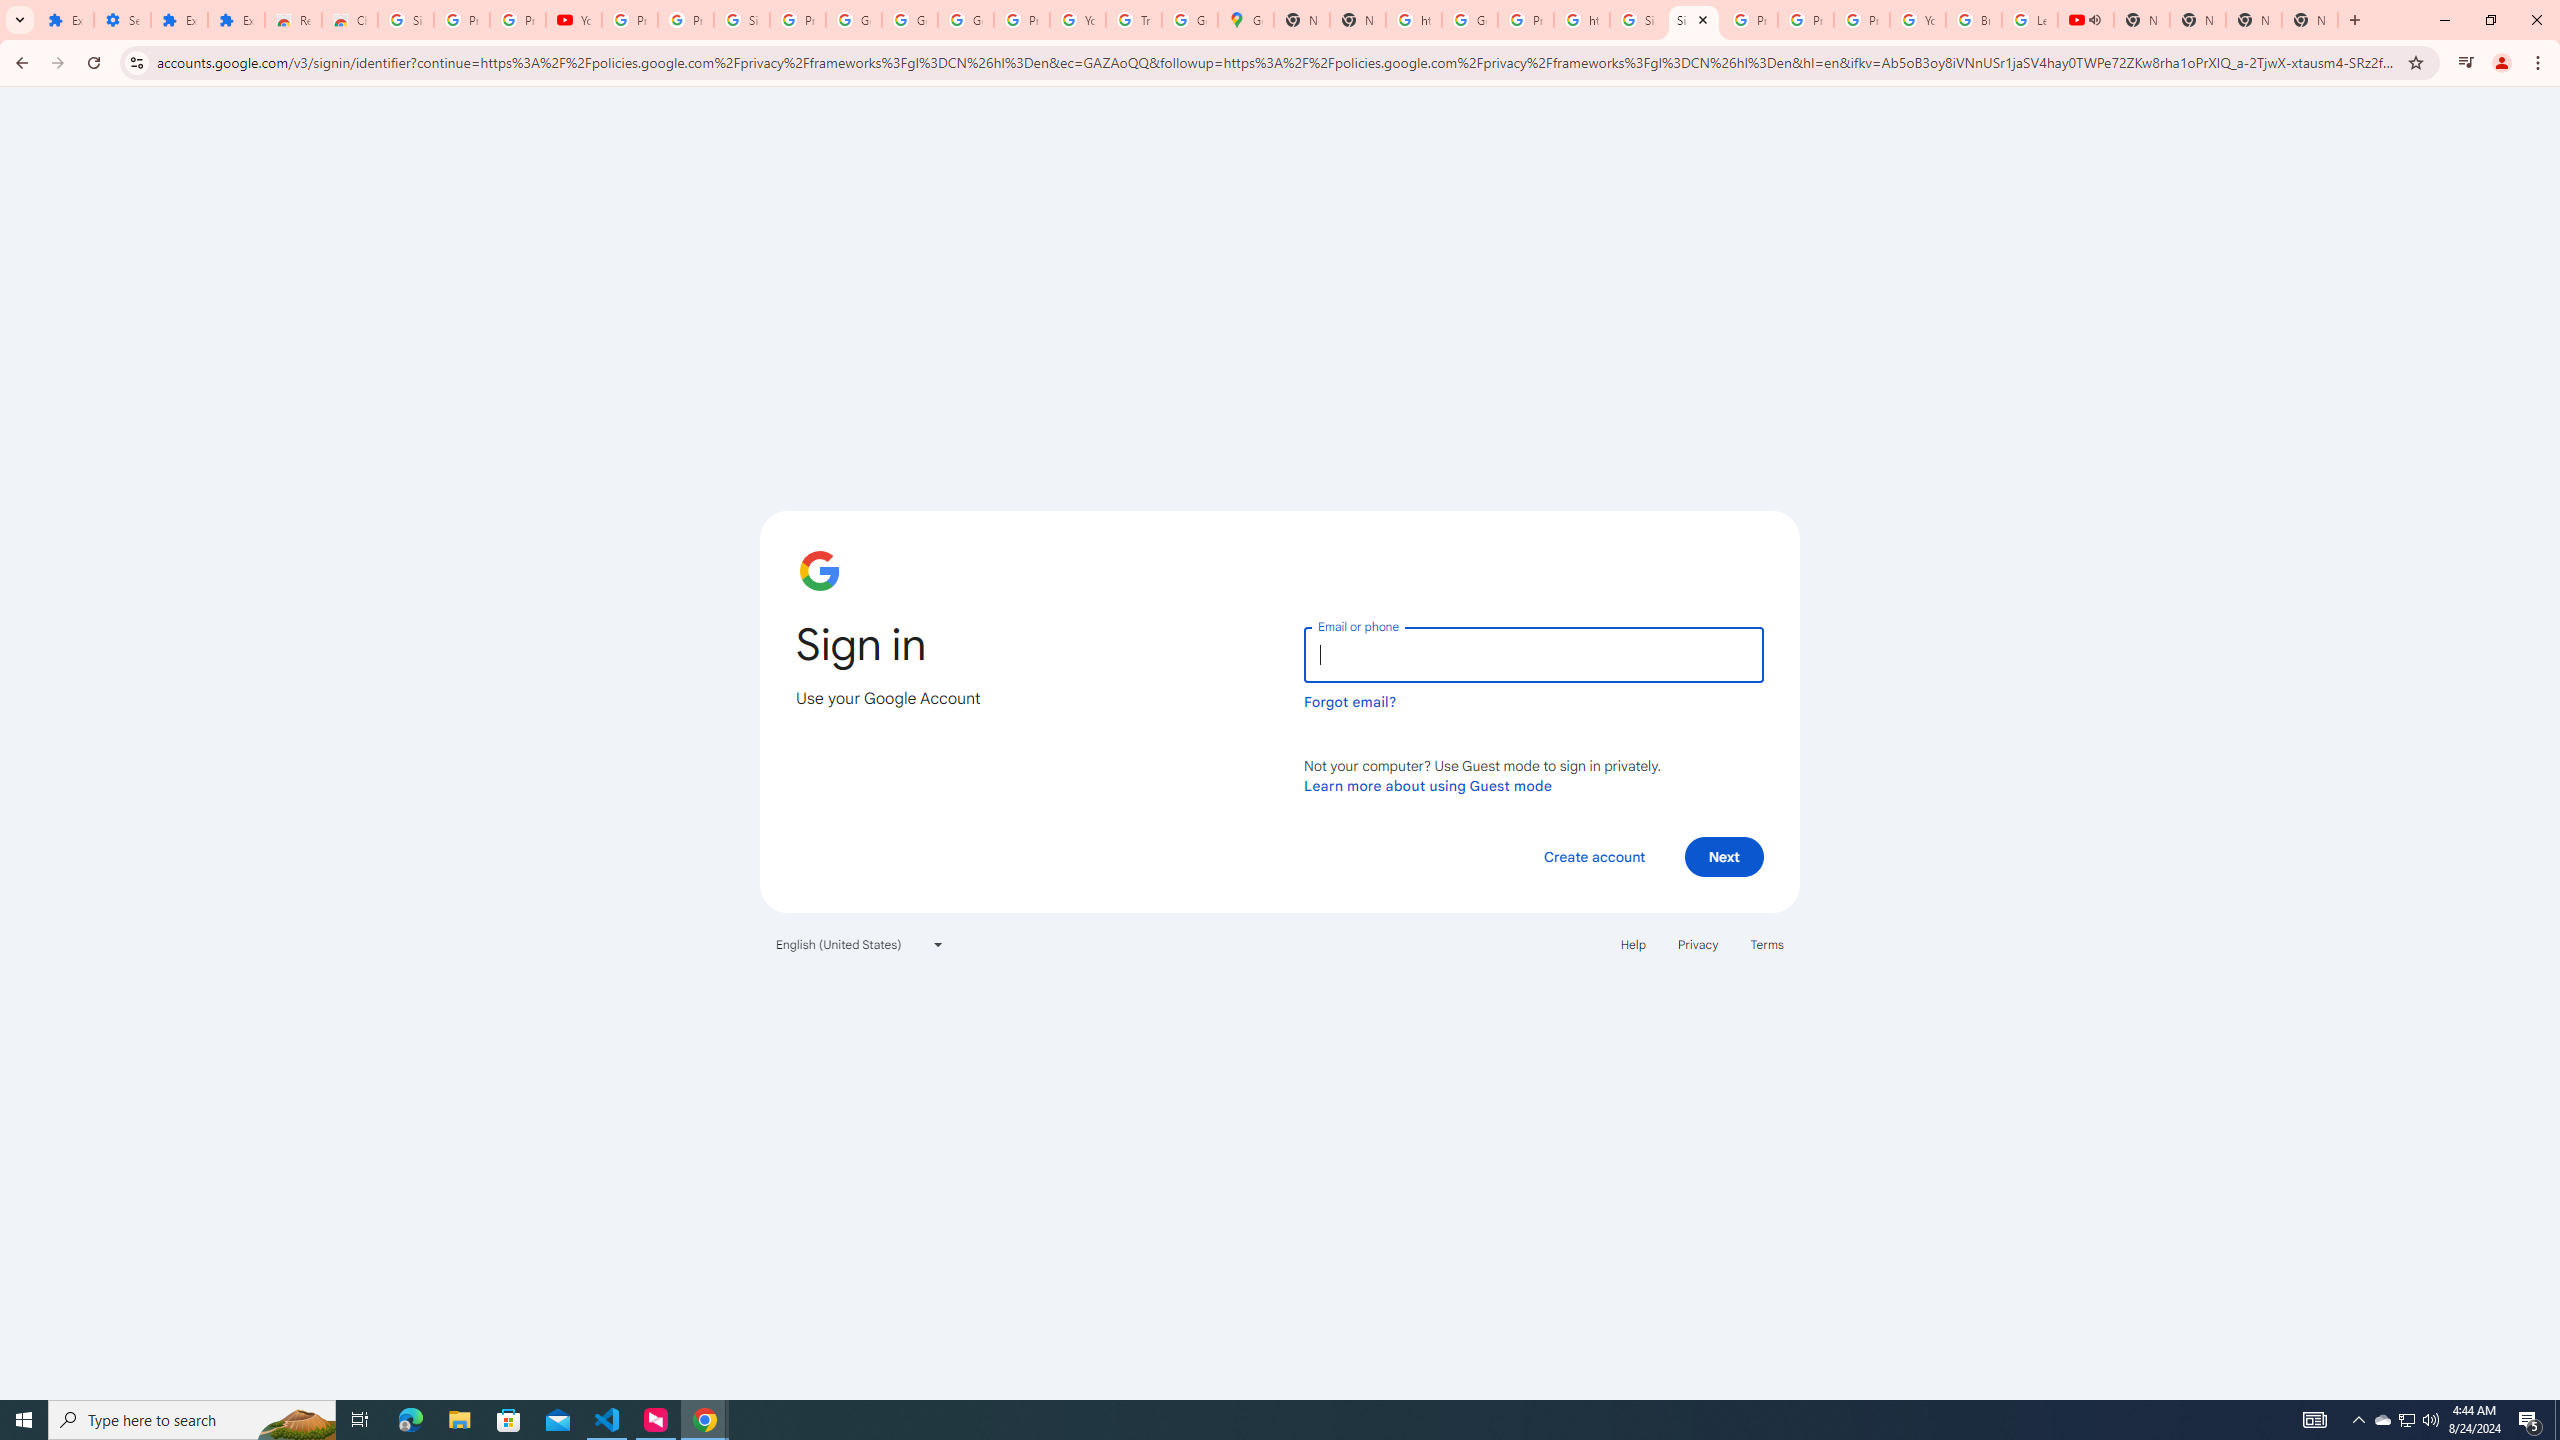 The height and width of the screenshot is (1440, 2560). I want to click on 'Create account', so click(1593, 855).